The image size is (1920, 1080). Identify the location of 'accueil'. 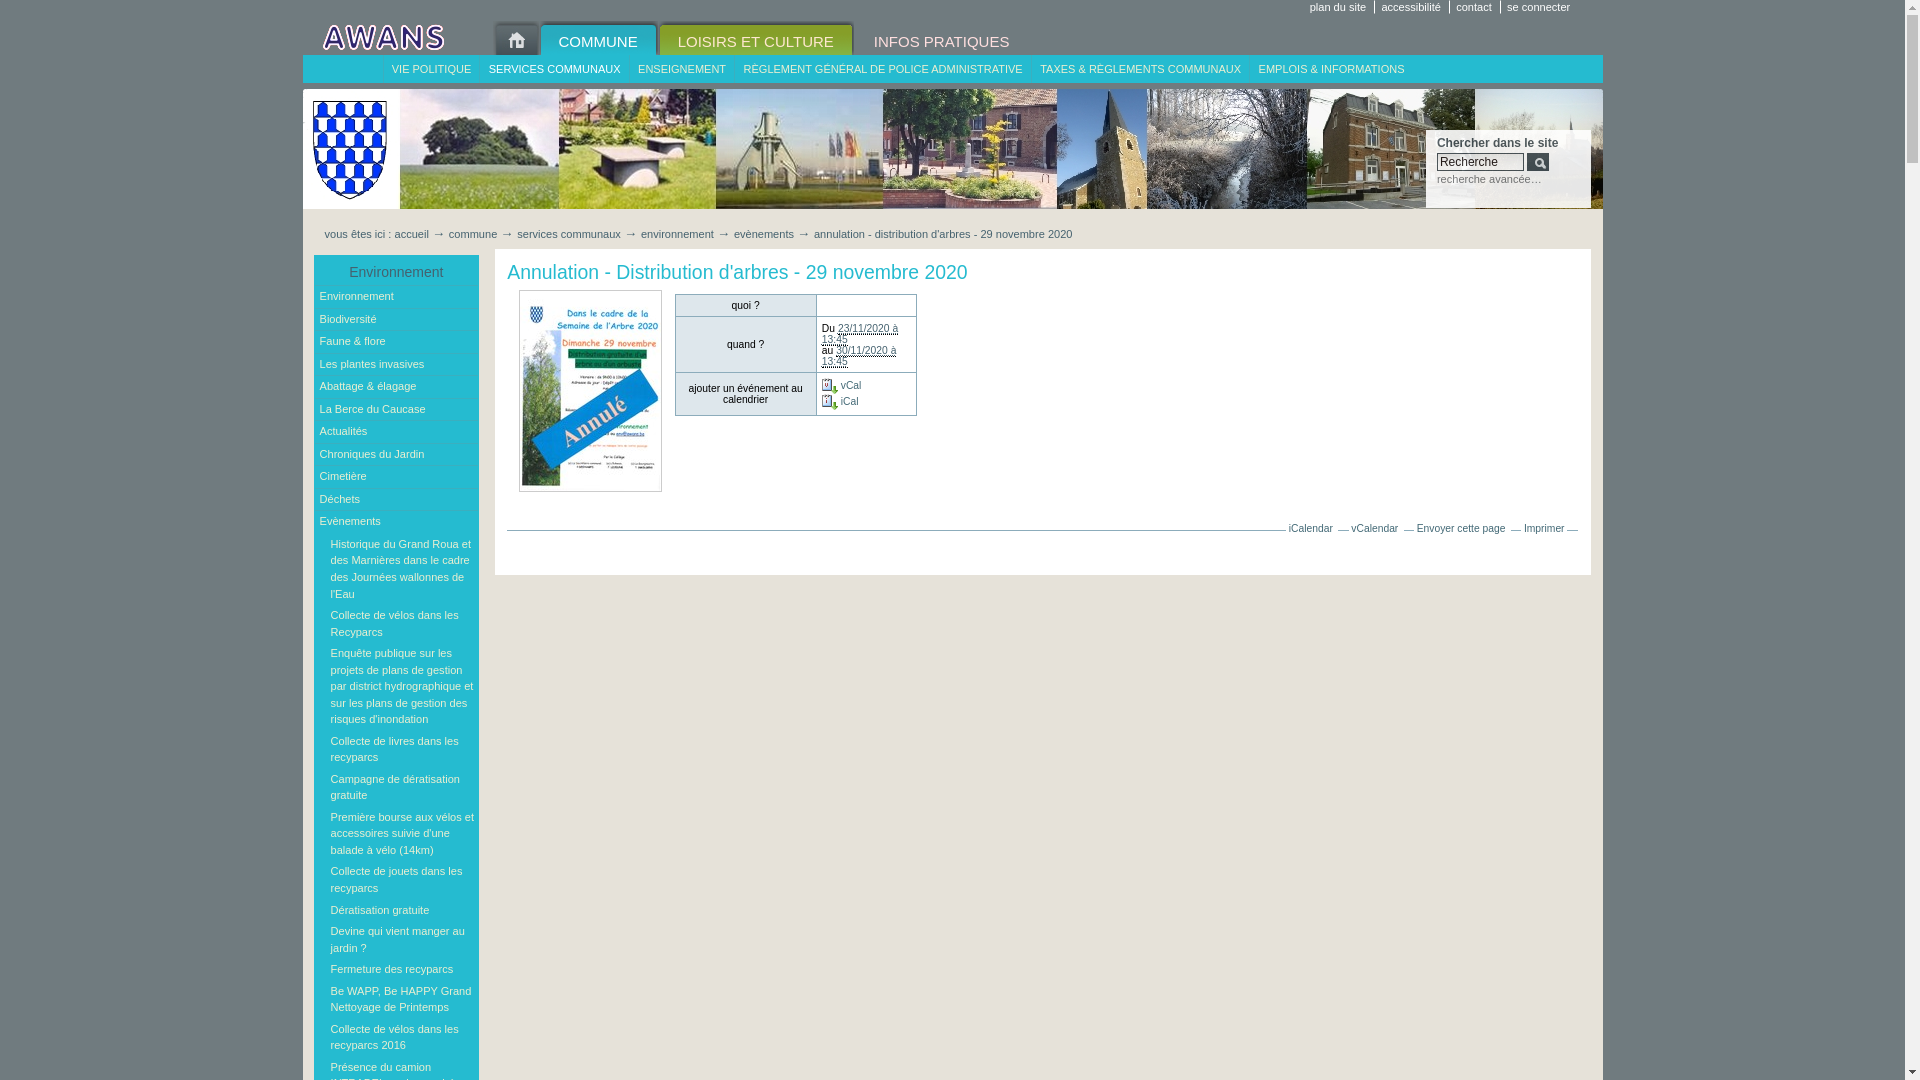
(410, 233).